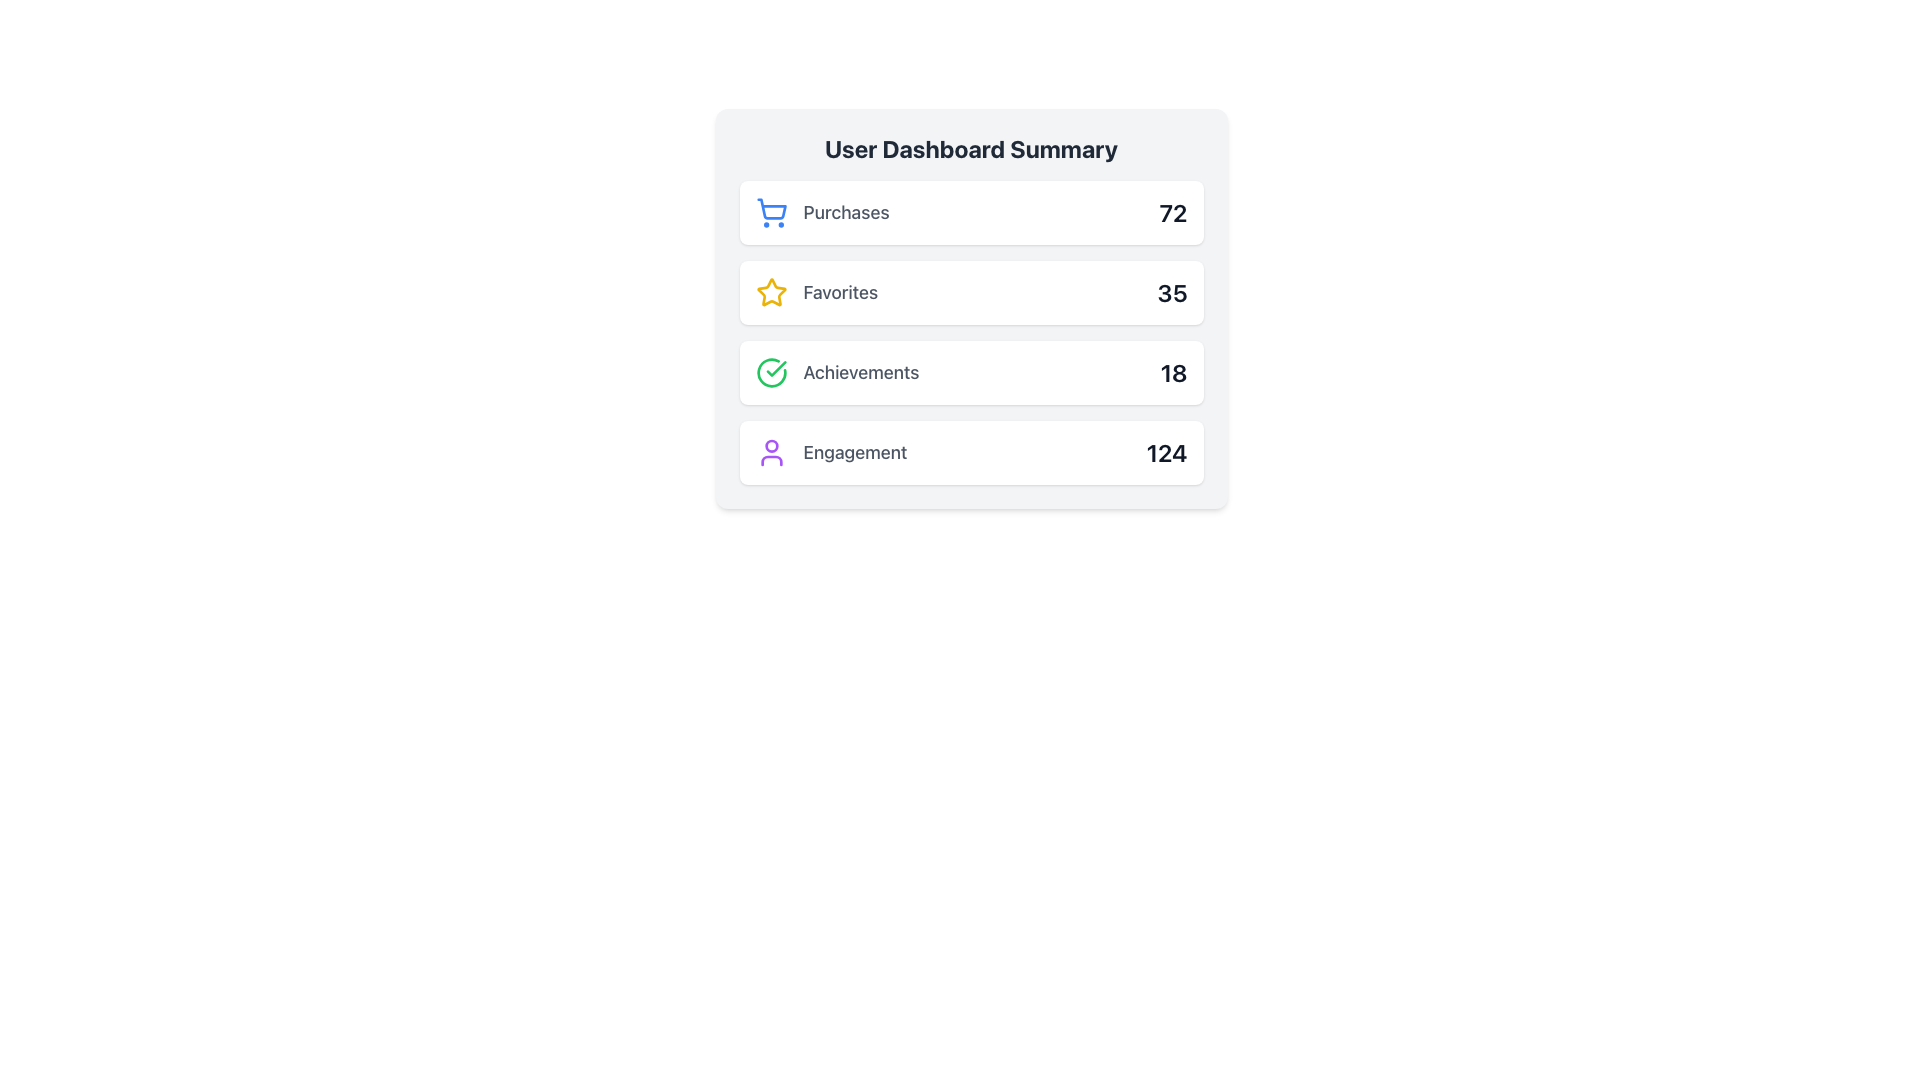 This screenshot has height=1080, width=1920. I want to click on the 'Favorites' text label on the dashboard, which indicates the section for favorite items and is located next to the star icon, so click(816, 293).